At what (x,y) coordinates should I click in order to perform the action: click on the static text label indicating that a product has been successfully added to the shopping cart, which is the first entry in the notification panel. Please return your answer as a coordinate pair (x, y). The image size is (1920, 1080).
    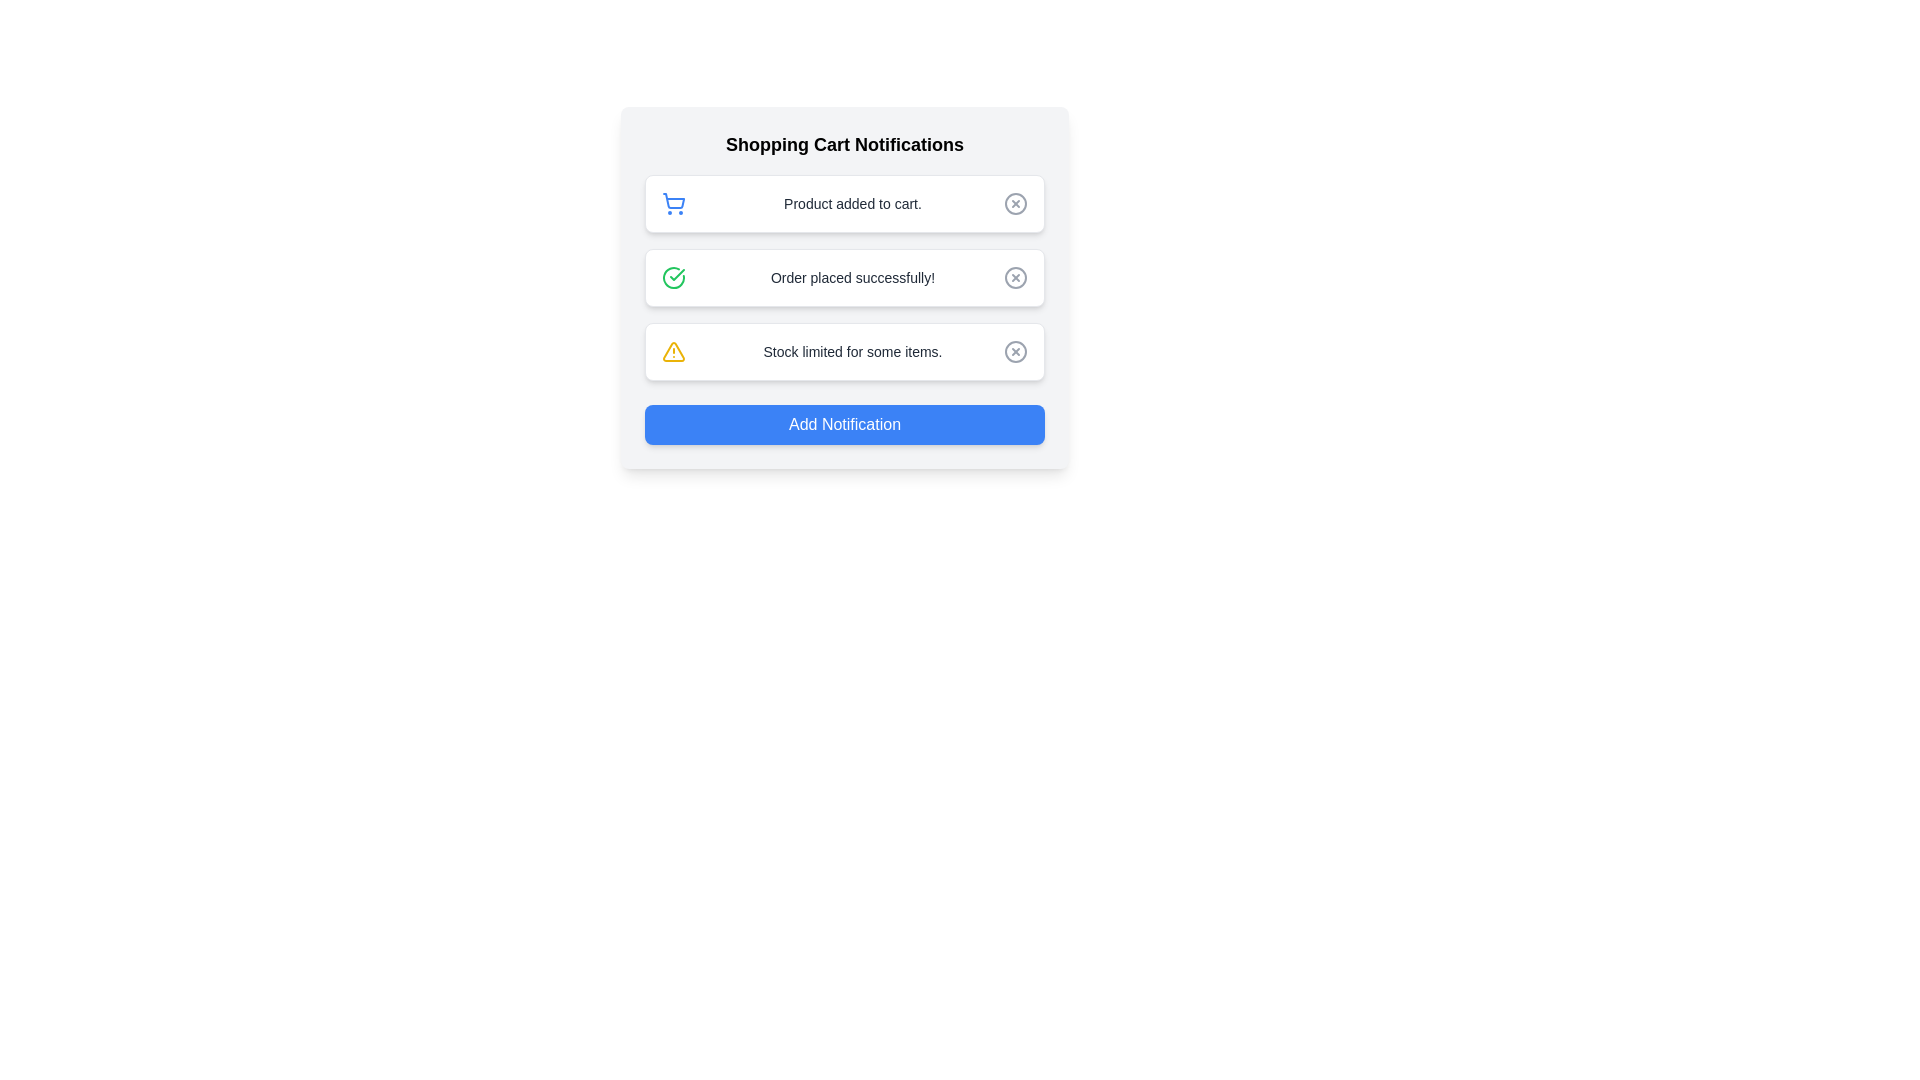
    Looking at the image, I should click on (853, 204).